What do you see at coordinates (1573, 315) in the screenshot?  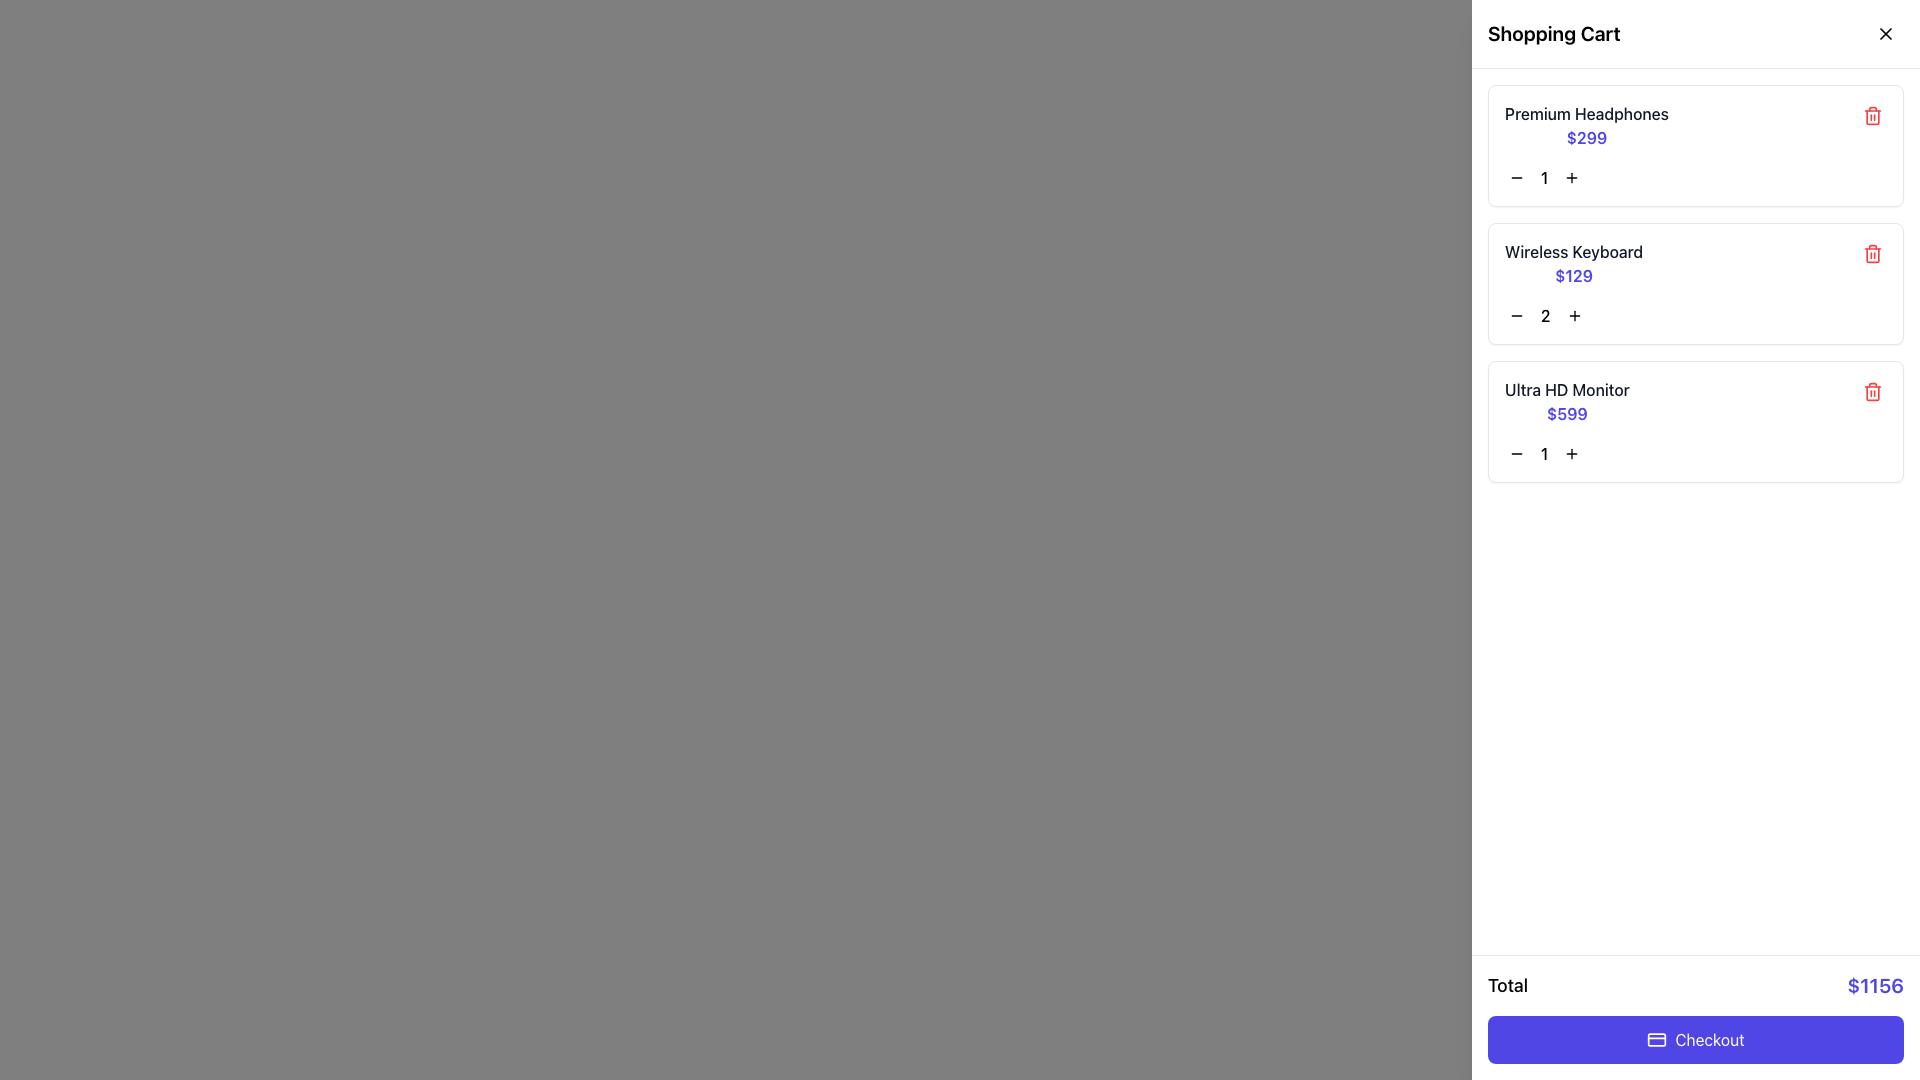 I see `the circular button with a plus sign icon, which is the third interactive button associated with the Wireless Keyboard in the shopping cart, to trigger the background change effect` at bounding box center [1573, 315].